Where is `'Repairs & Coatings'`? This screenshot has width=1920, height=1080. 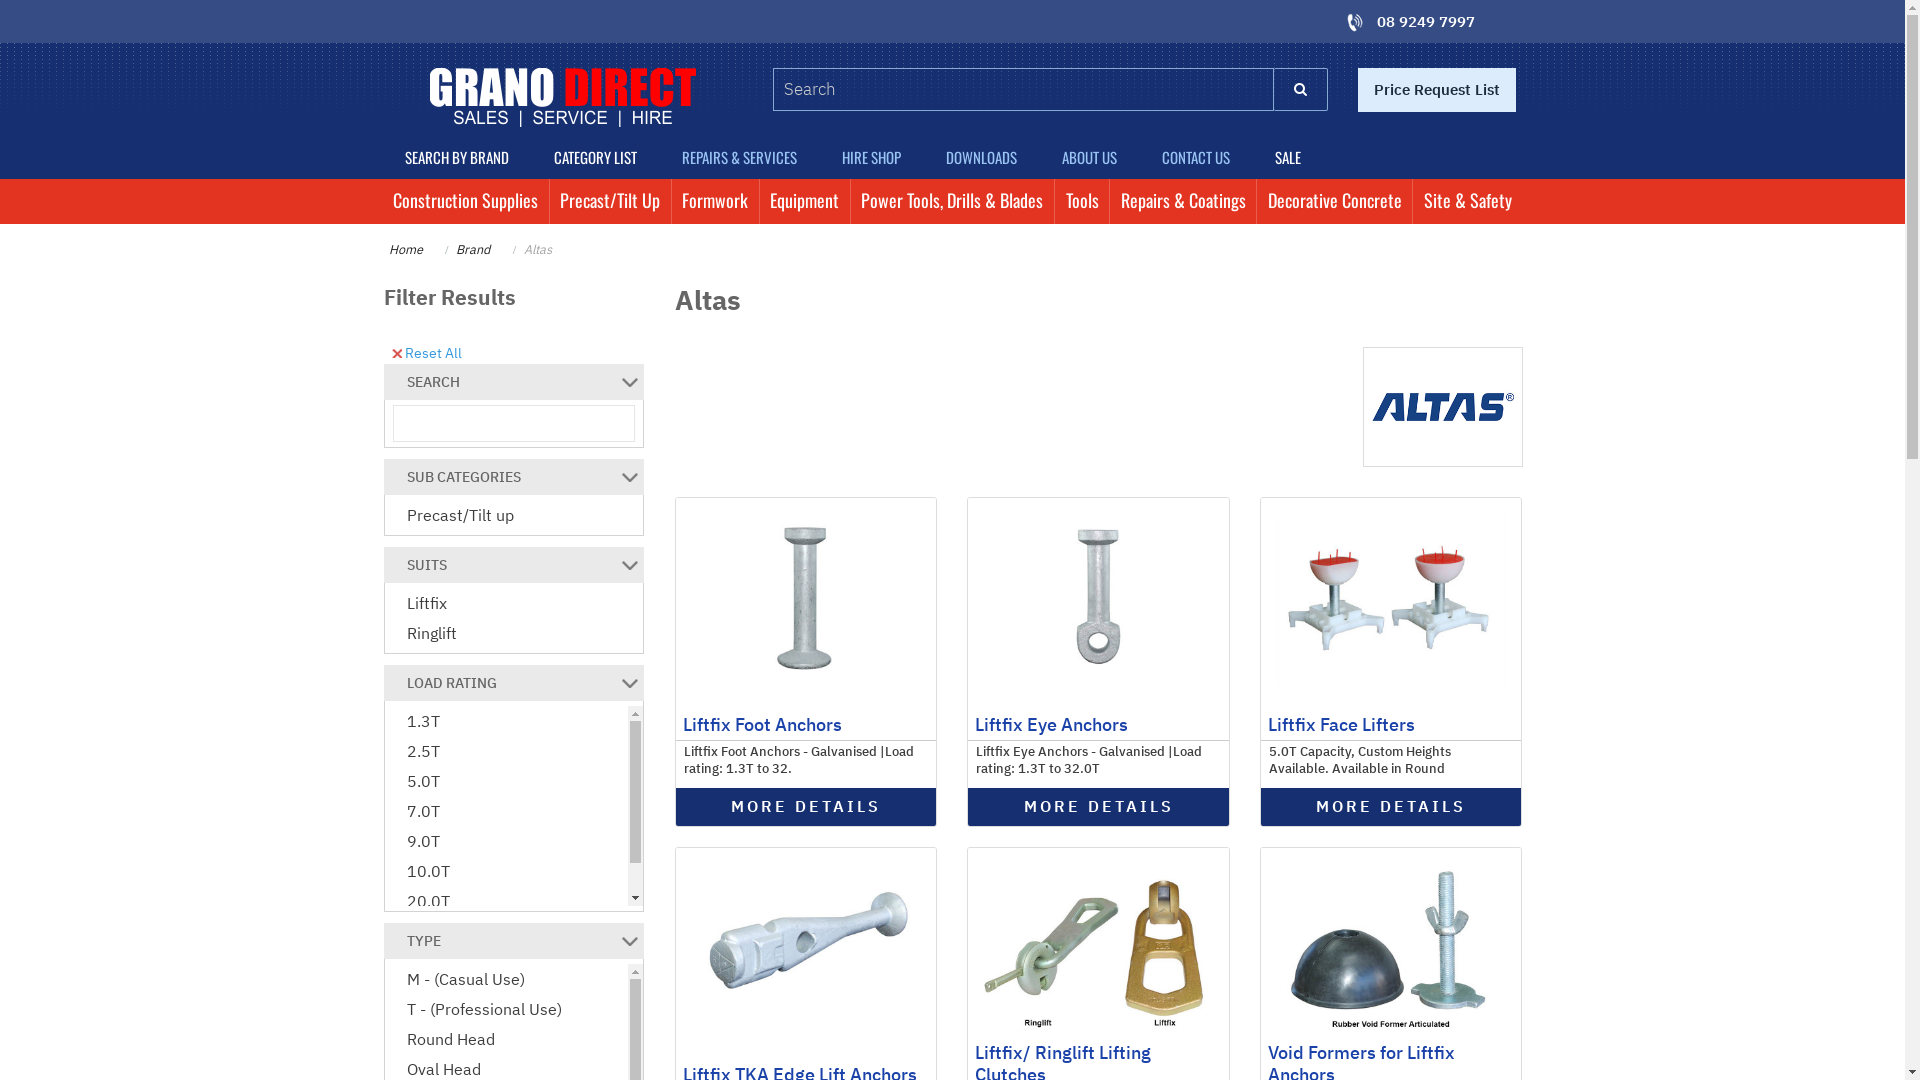 'Repairs & Coatings' is located at coordinates (1182, 201).